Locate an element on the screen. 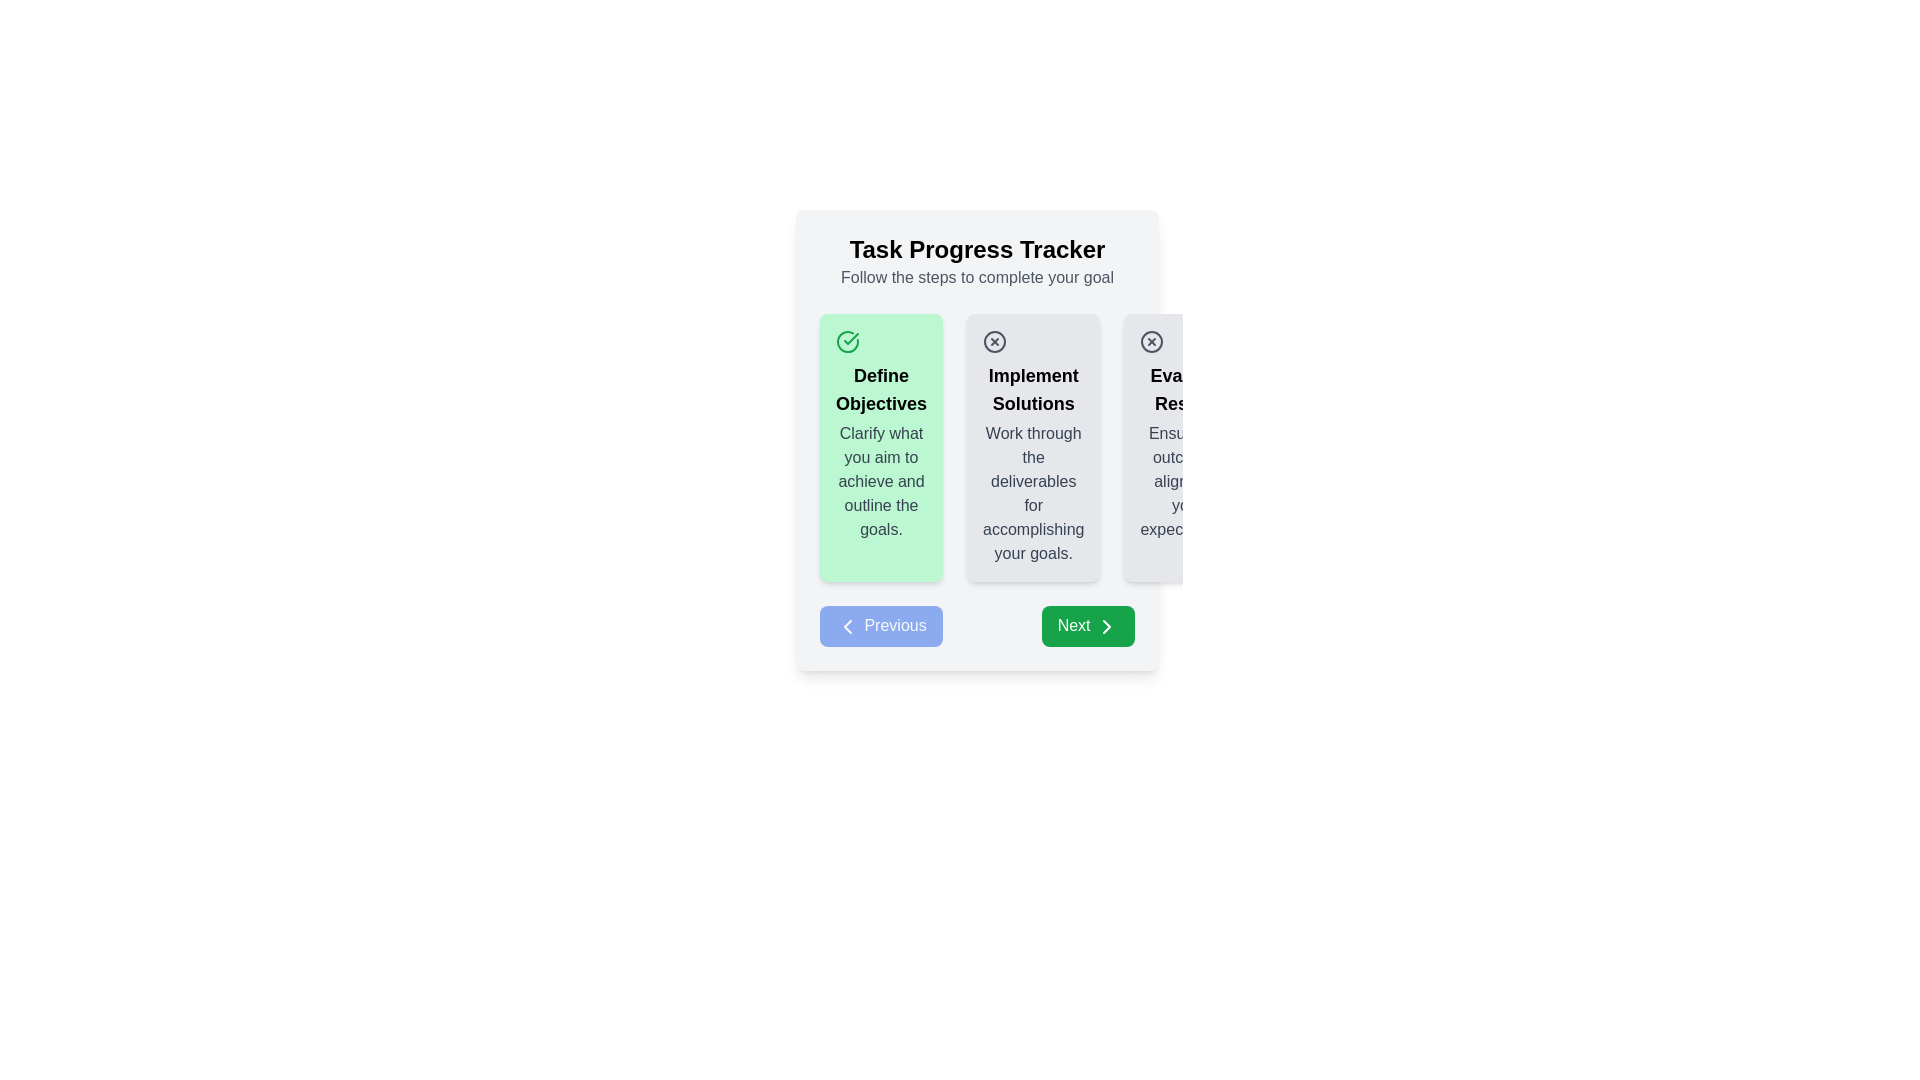 This screenshot has height=1080, width=1920. the second step Card in the task progression process to trigger UI effects is located at coordinates (1033, 446).